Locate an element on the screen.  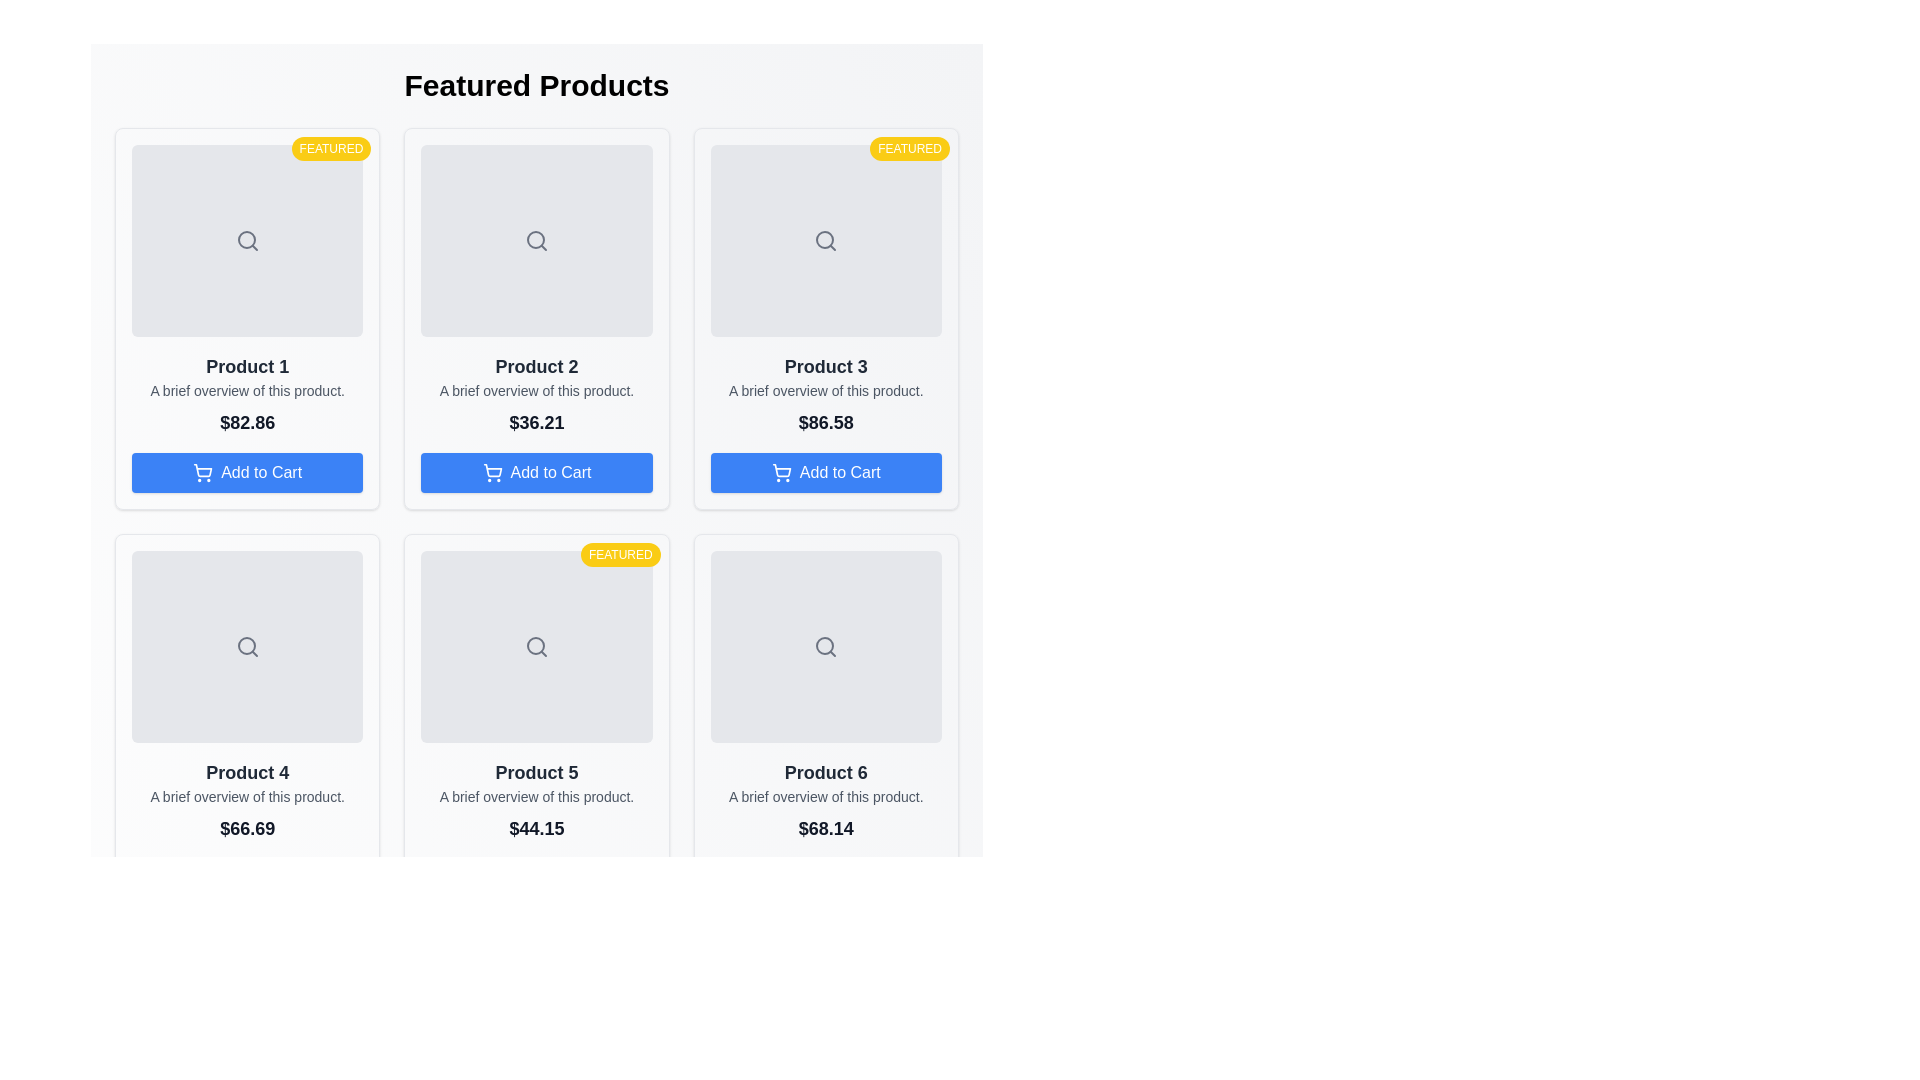
the static text label identifying 'Product 5', which is positioned in the second row of the grid layout, beneath the placeholder image and above the price and 'Add to Cart' button is located at coordinates (537, 771).